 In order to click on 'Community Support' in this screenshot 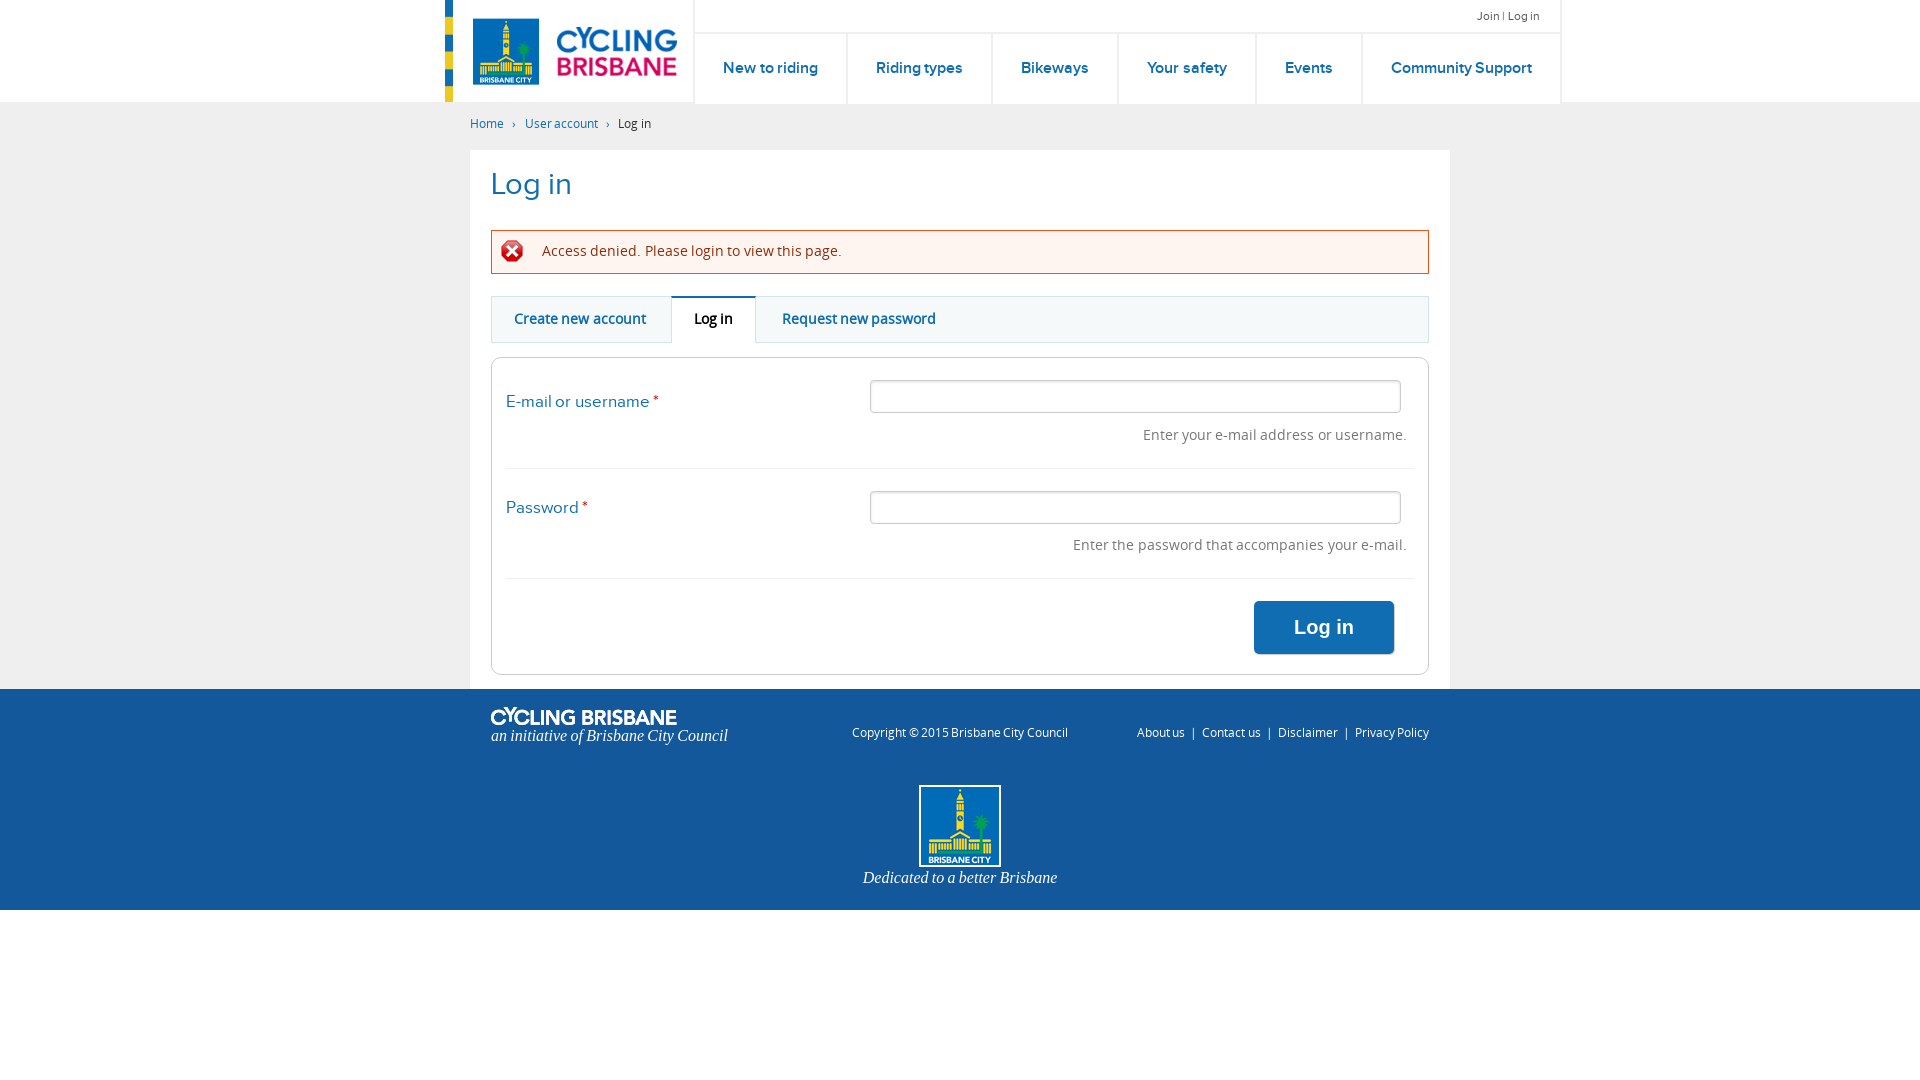, I will do `click(1461, 68)`.